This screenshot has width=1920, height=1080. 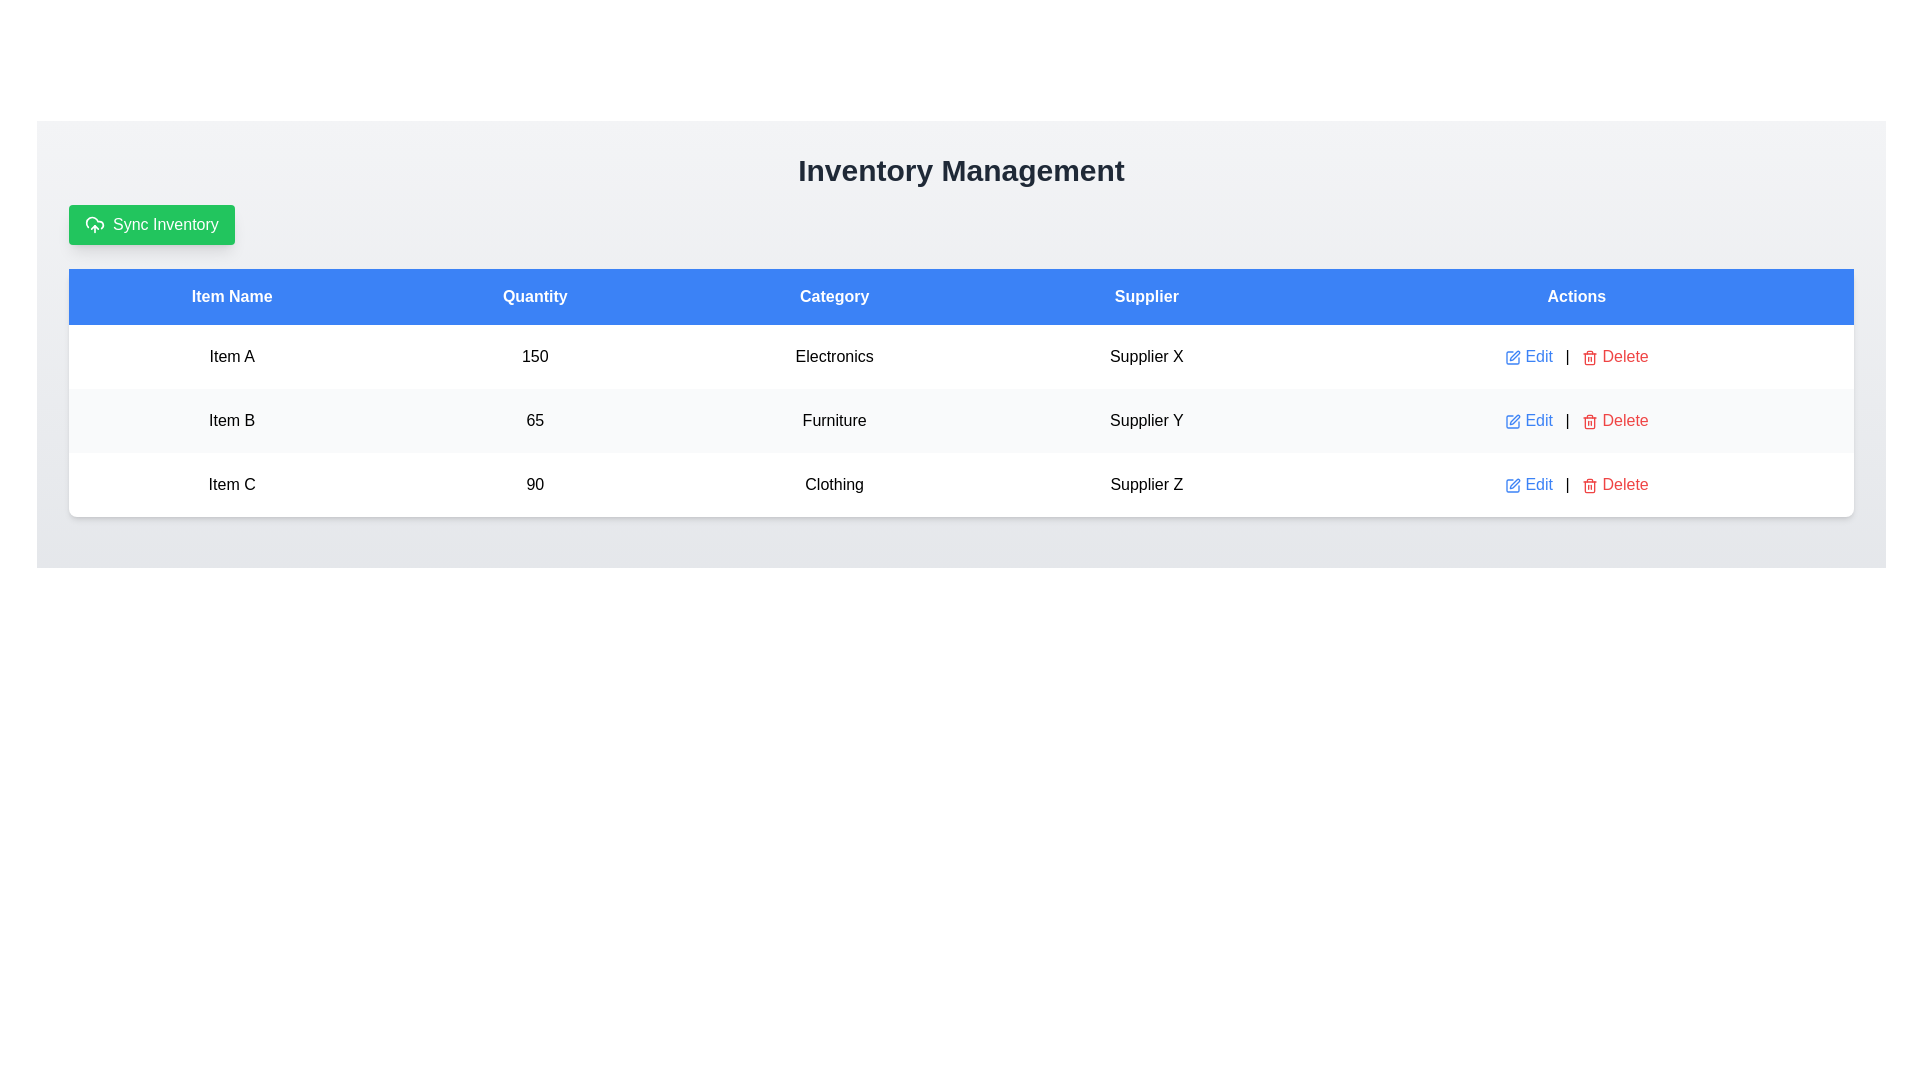 What do you see at coordinates (1527, 356) in the screenshot?
I see `the 'Edit' button, which is a clickable blue text with a pen icon located` at bounding box center [1527, 356].